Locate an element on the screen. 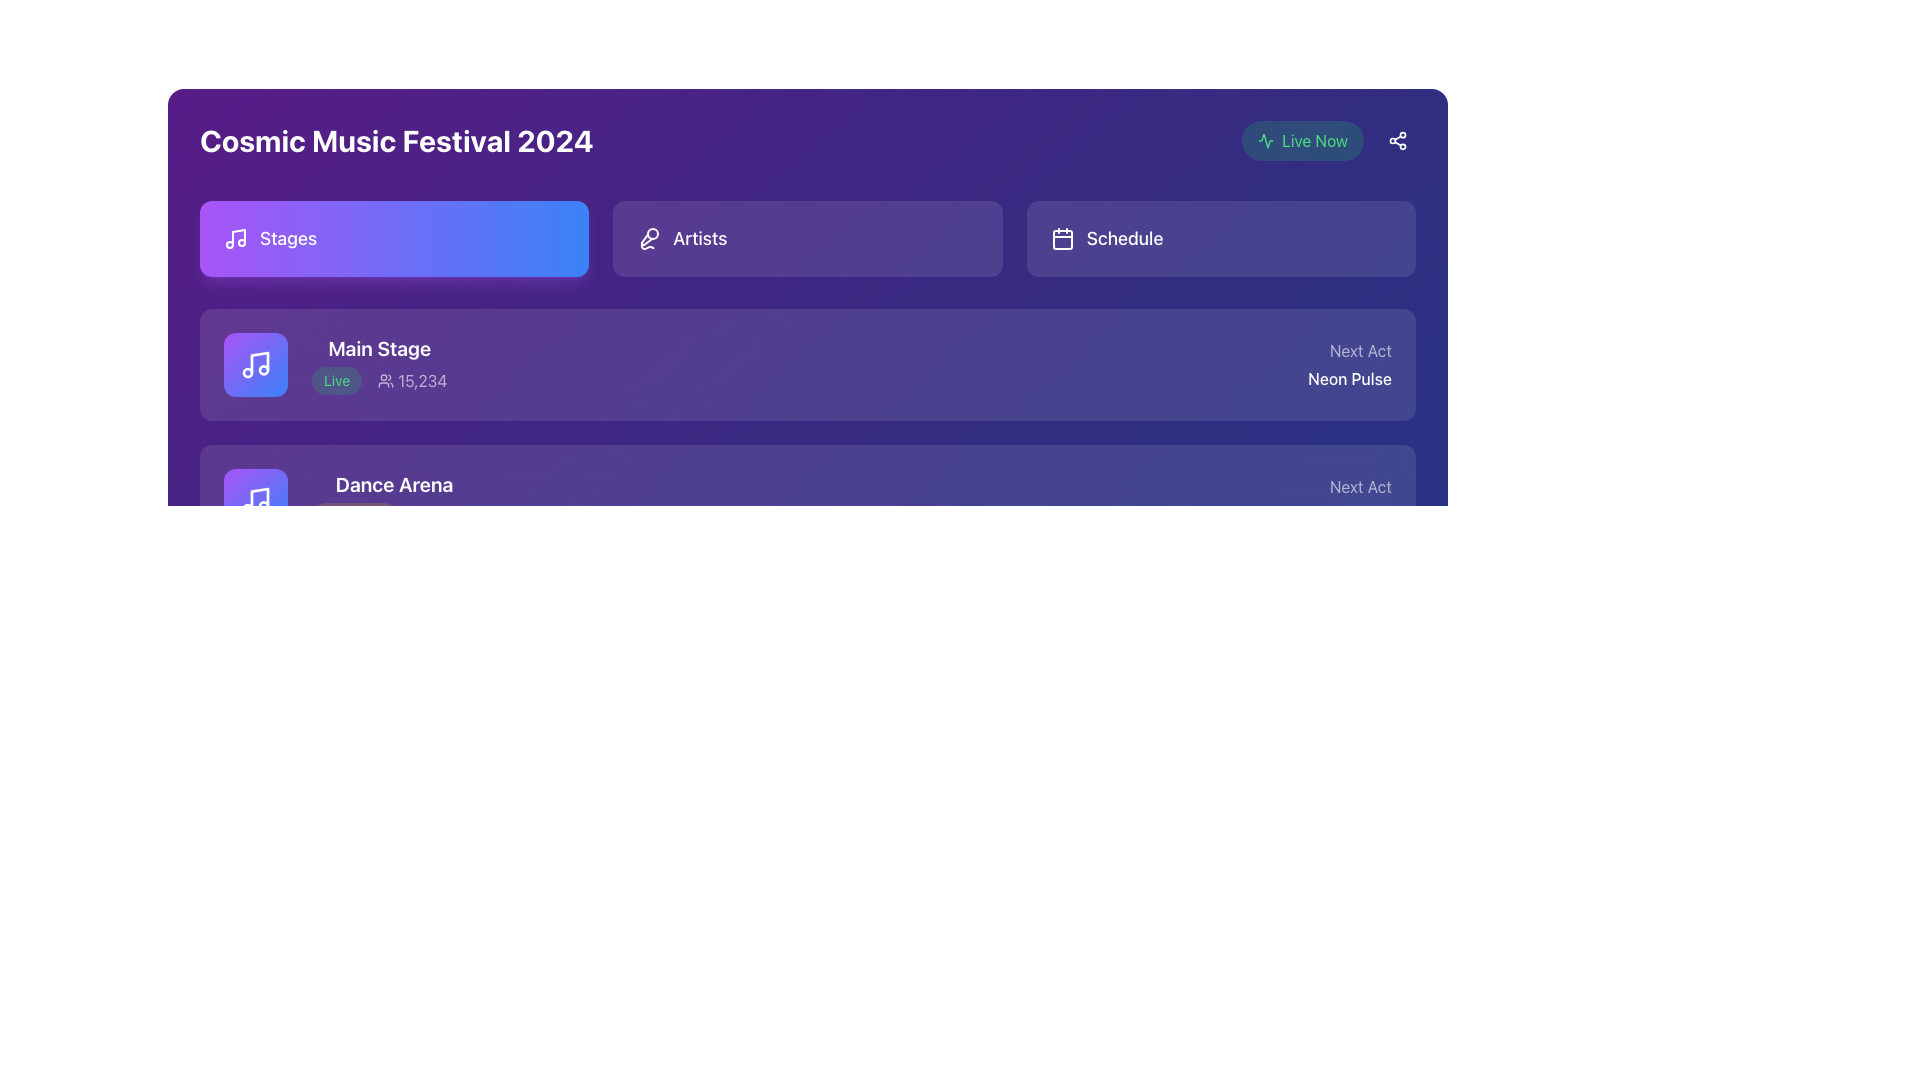 The height and width of the screenshot is (1080, 1920). the 'Next Act' text label that indicates the significance of the subsequent textual information in the interface is located at coordinates (1343, 486).